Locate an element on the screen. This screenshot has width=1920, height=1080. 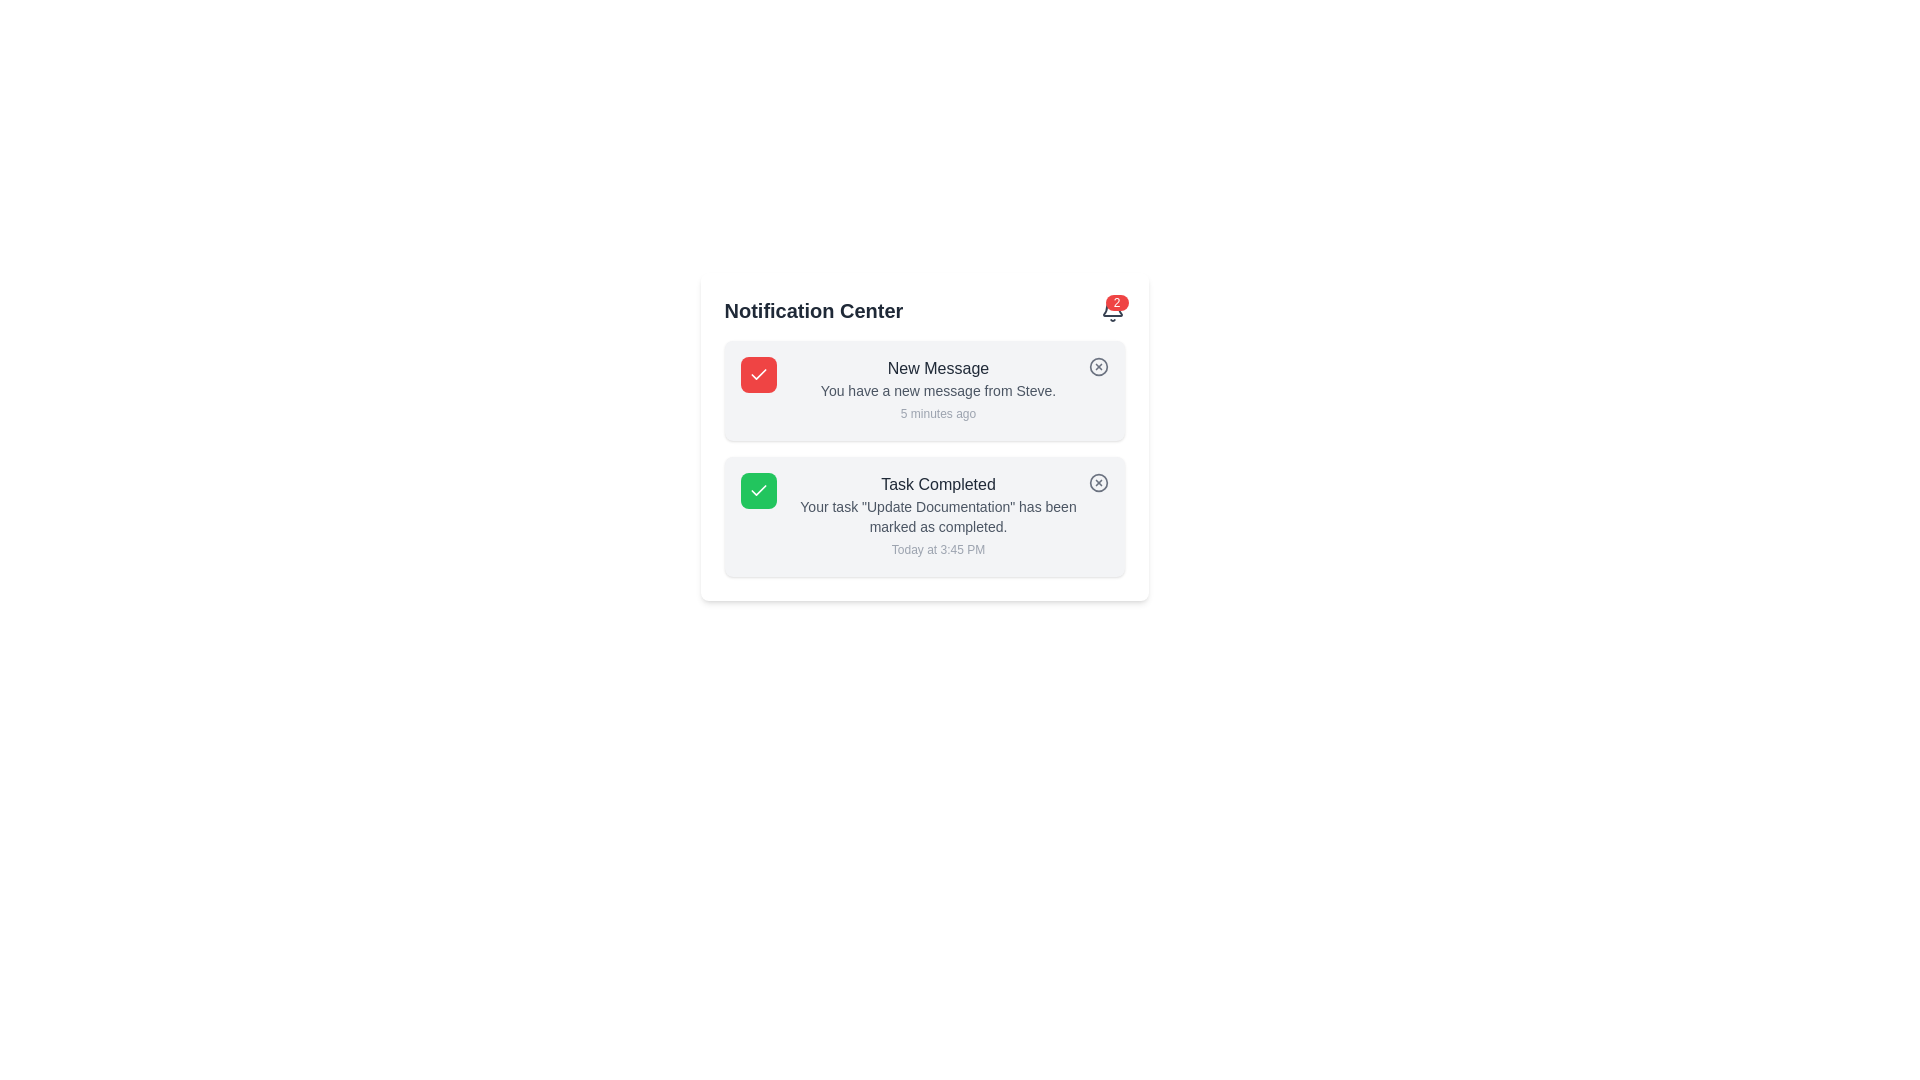
the timestamp text label located at the lower-right corner of the 'Task Completed' notification box is located at coordinates (937, 550).